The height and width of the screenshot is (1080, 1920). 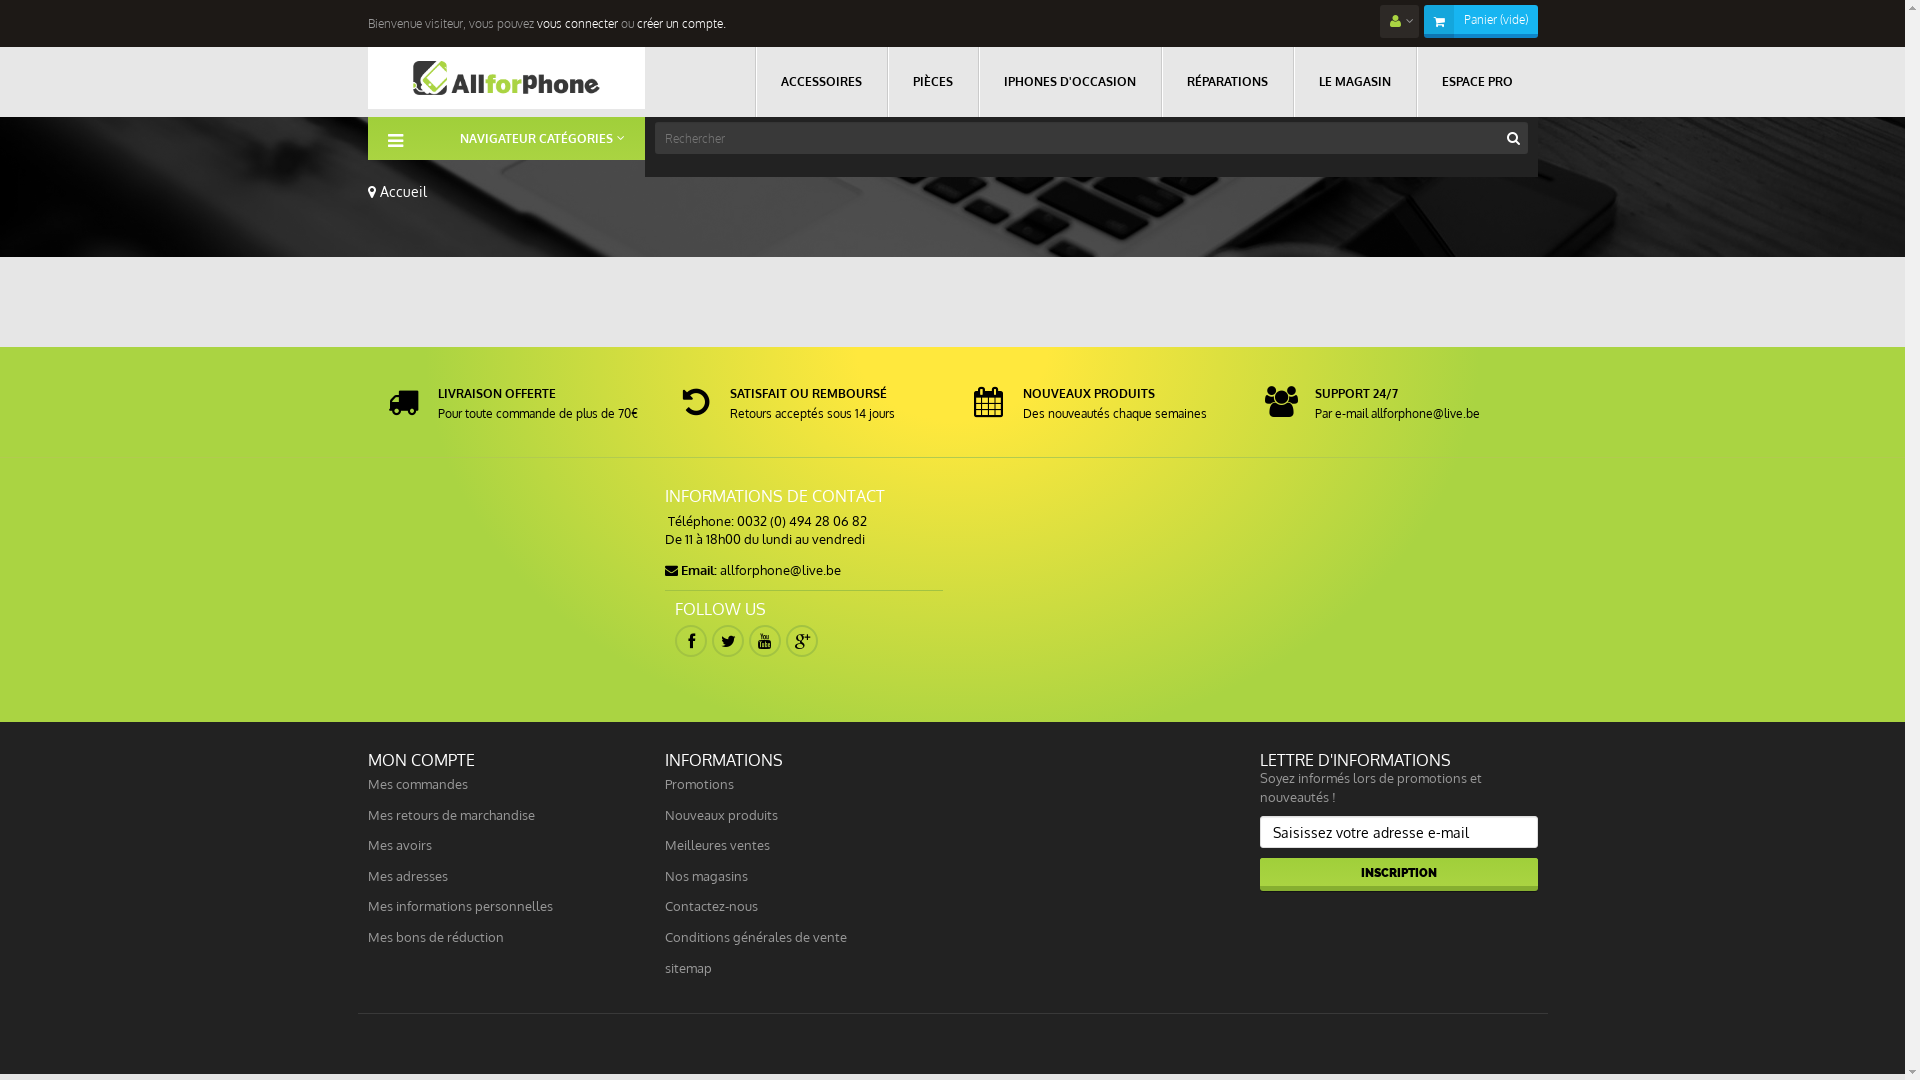 What do you see at coordinates (399, 844) in the screenshot?
I see `'Mes avoirs'` at bounding box center [399, 844].